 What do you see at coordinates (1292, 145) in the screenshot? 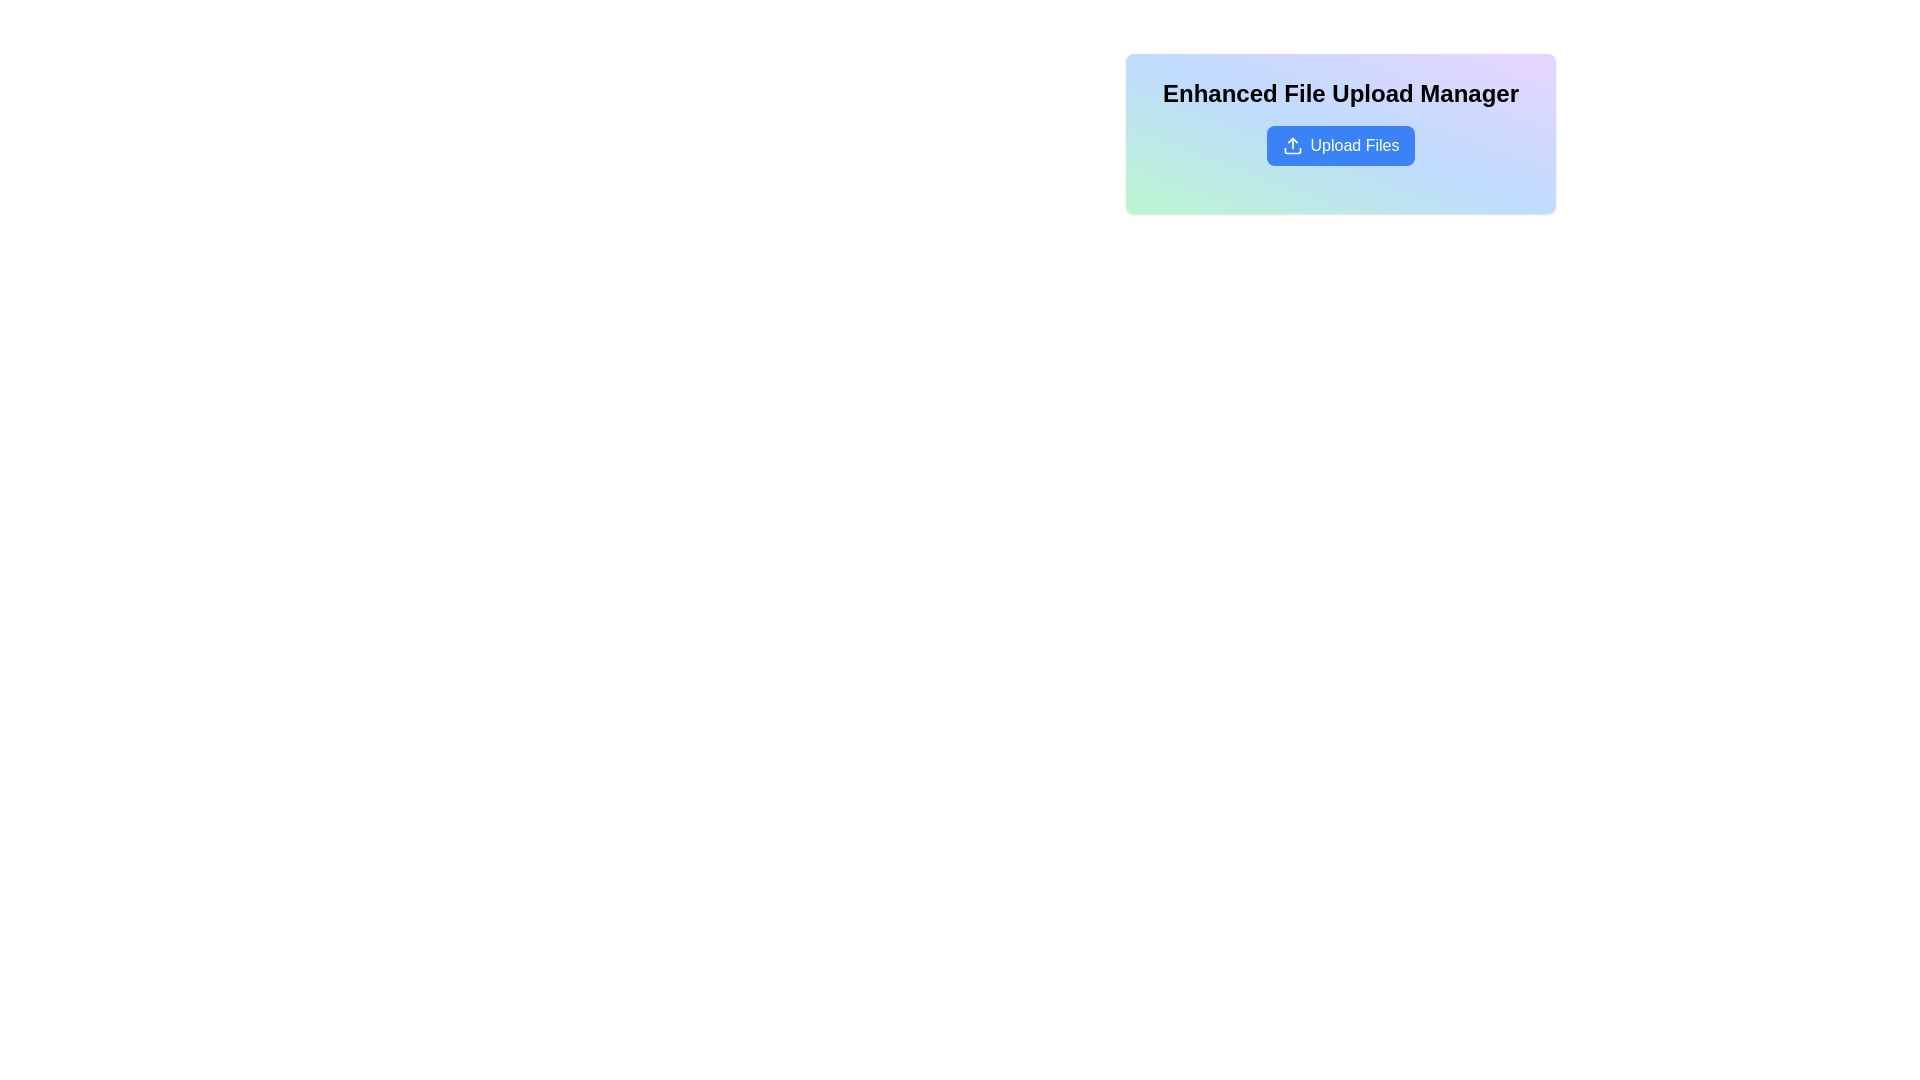
I see `the upload icon located to the left of the 'Upload Files' button, which visually represents the upload action` at bounding box center [1292, 145].